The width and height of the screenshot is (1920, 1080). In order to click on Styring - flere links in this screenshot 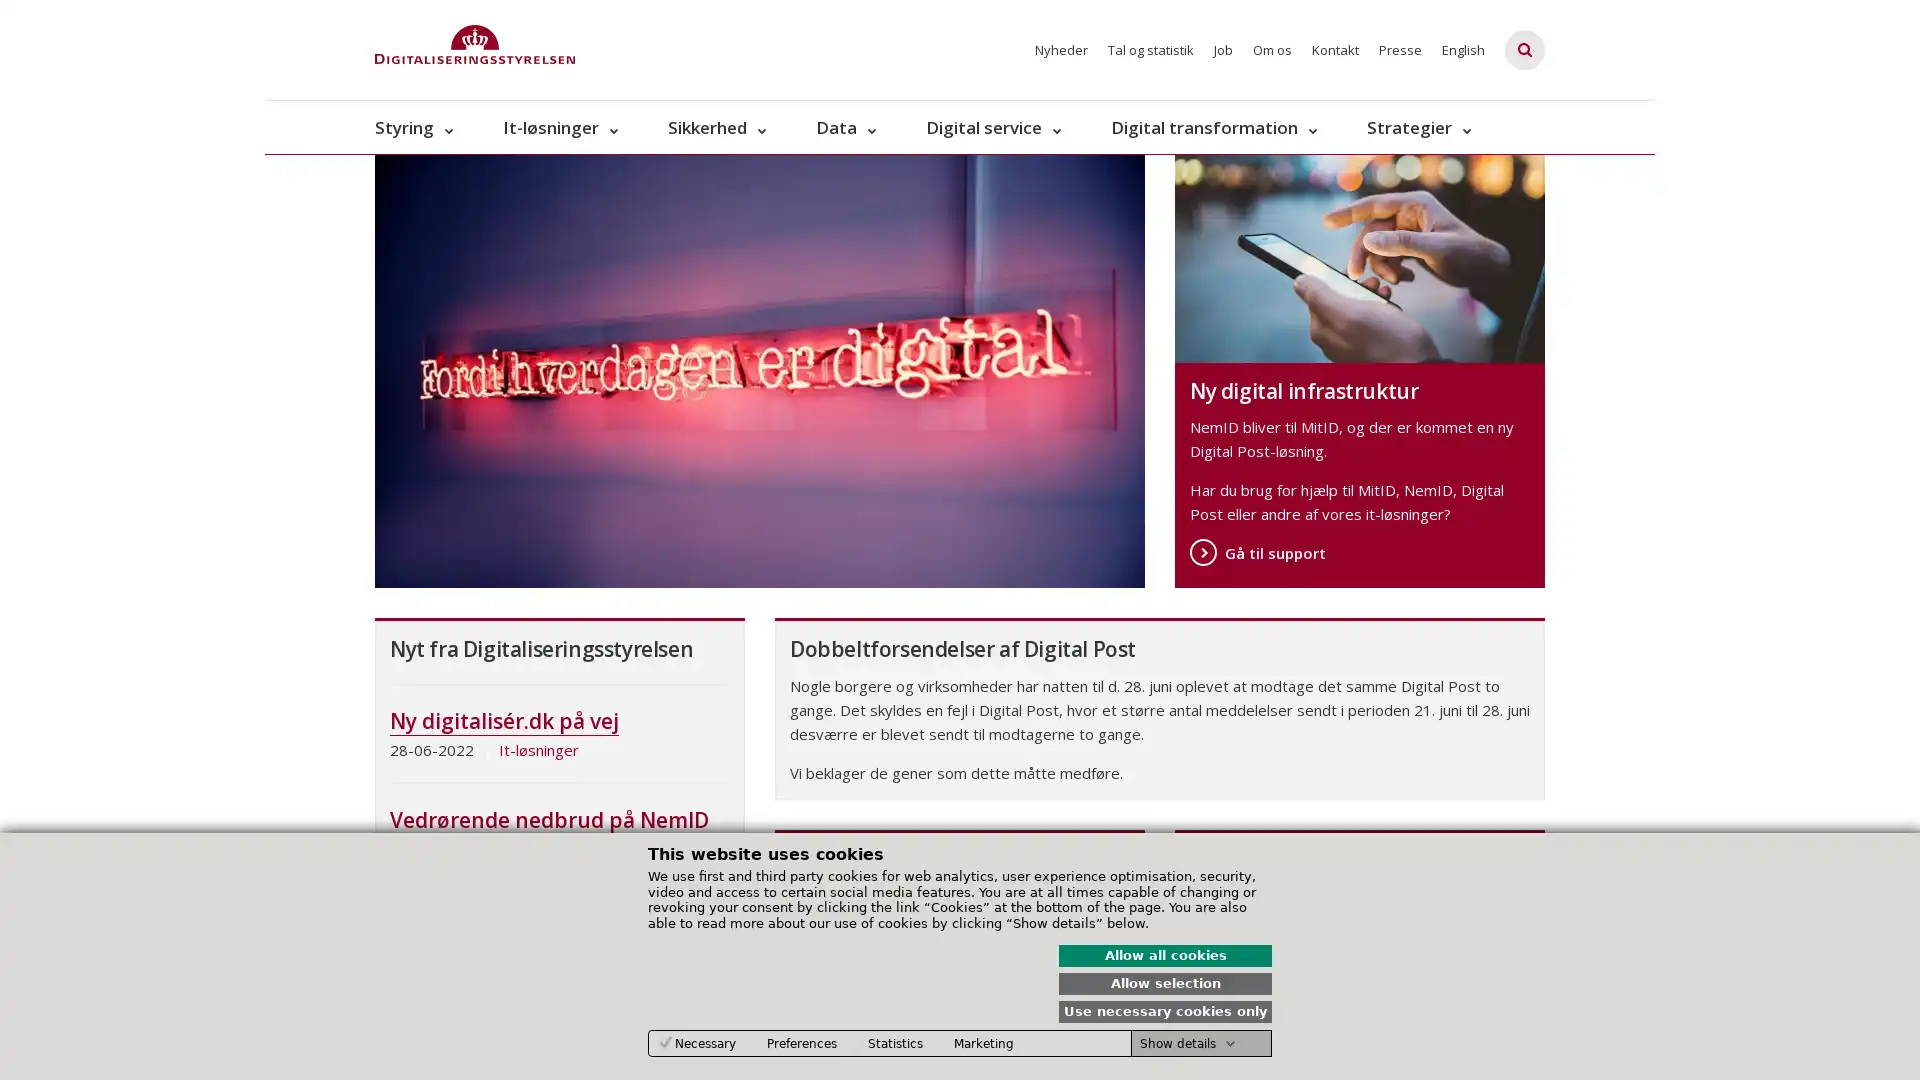, I will do `click(447, 128)`.